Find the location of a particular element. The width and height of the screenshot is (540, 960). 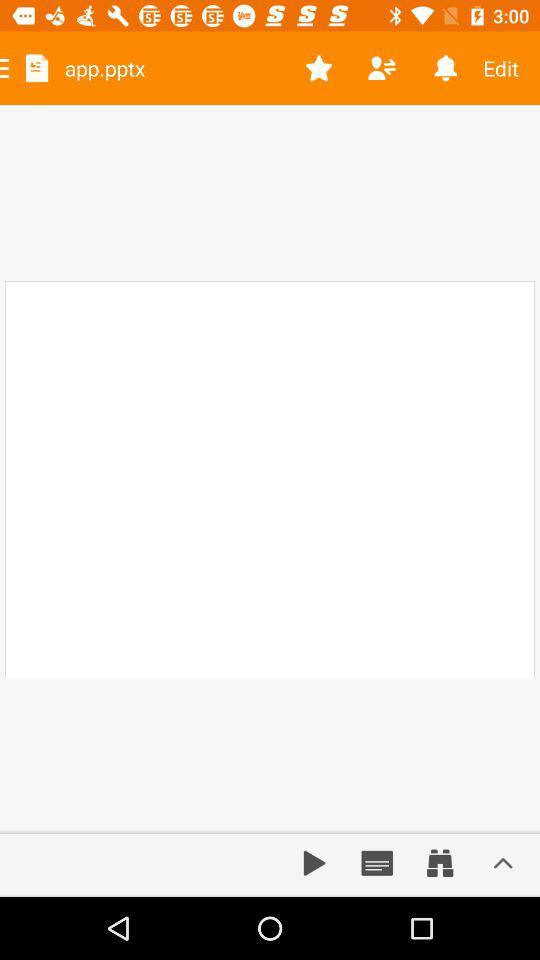

item next to app.pptx icon is located at coordinates (319, 68).